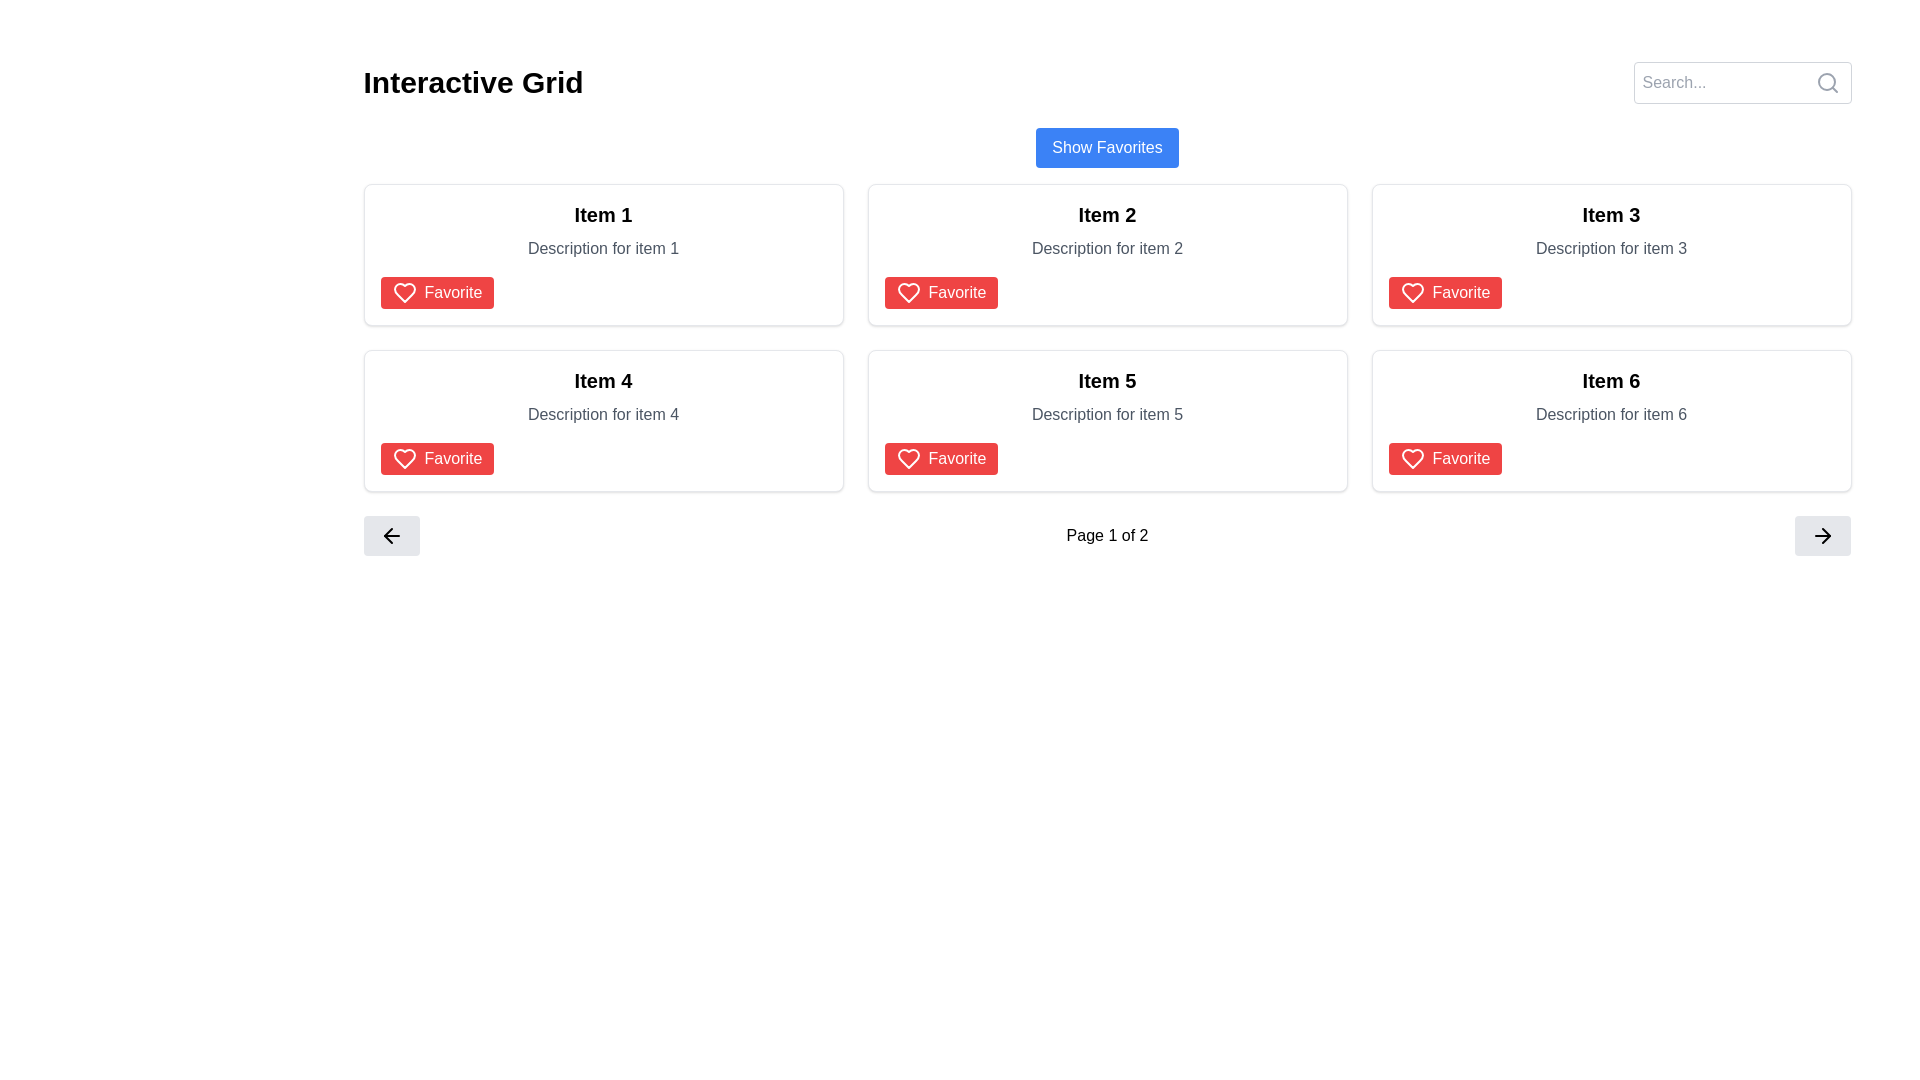 The width and height of the screenshot is (1920, 1080). What do you see at coordinates (602, 215) in the screenshot?
I see `the text label that identifies the card as 'Item 1', positioned at the top of the first card in the grid layout` at bounding box center [602, 215].